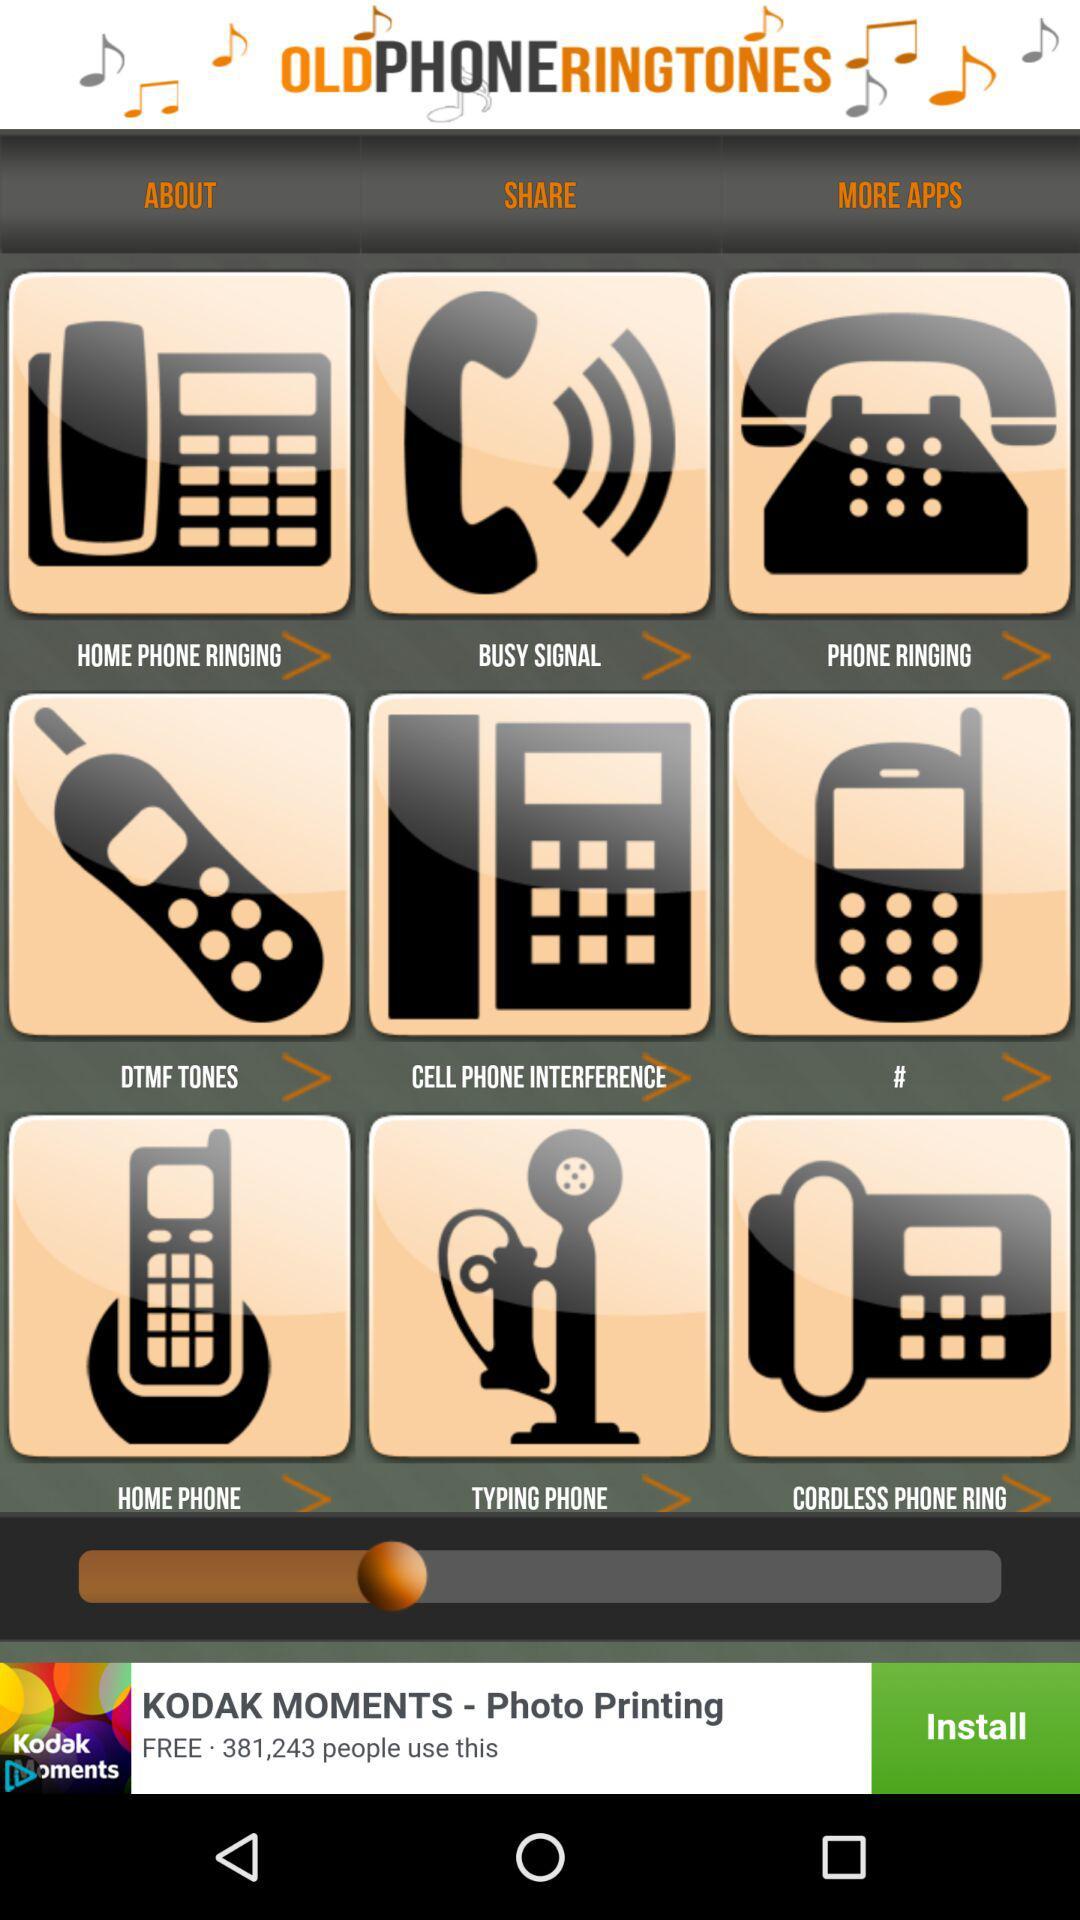 The image size is (1080, 1920). Describe the element at coordinates (306, 1074) in the screenshot. I see `go back` at that location.